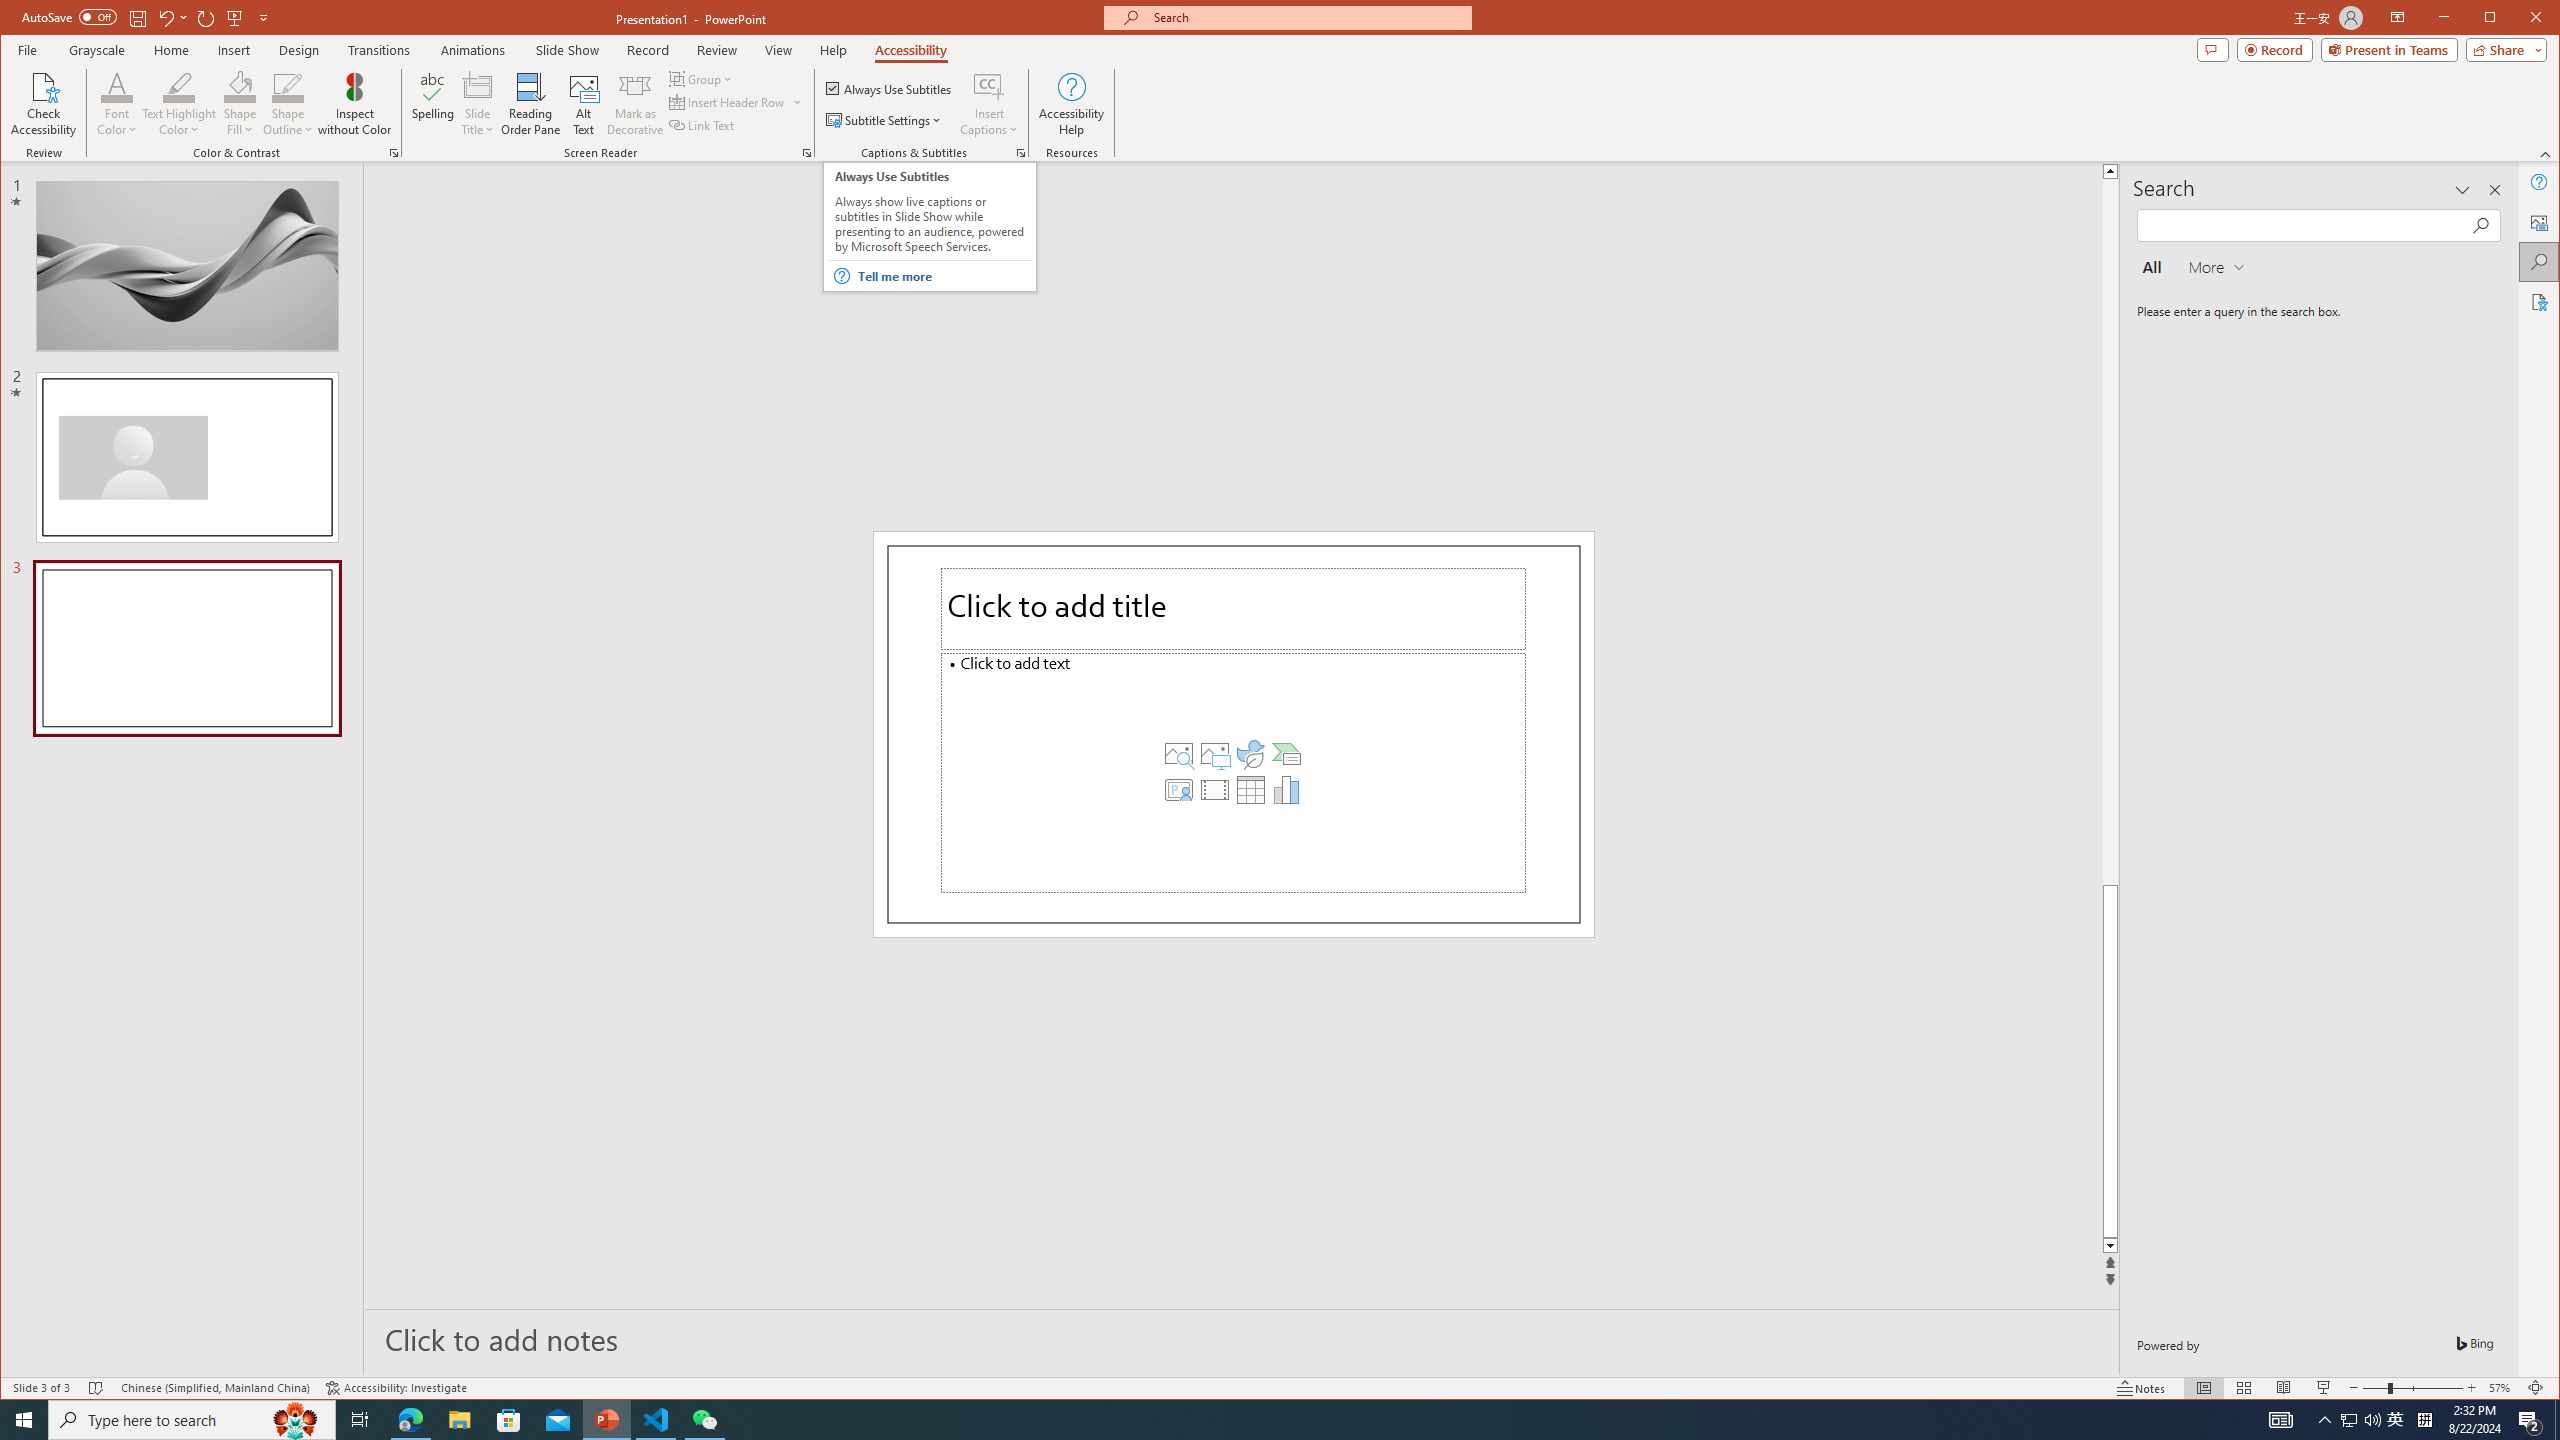 Image resolution: width=2560 pixels, height=1440 pixels. What do you see at coordinates (727, 102) in the screenshot?
I see `'Insert Header Row'` at bounding box center [727, 102].